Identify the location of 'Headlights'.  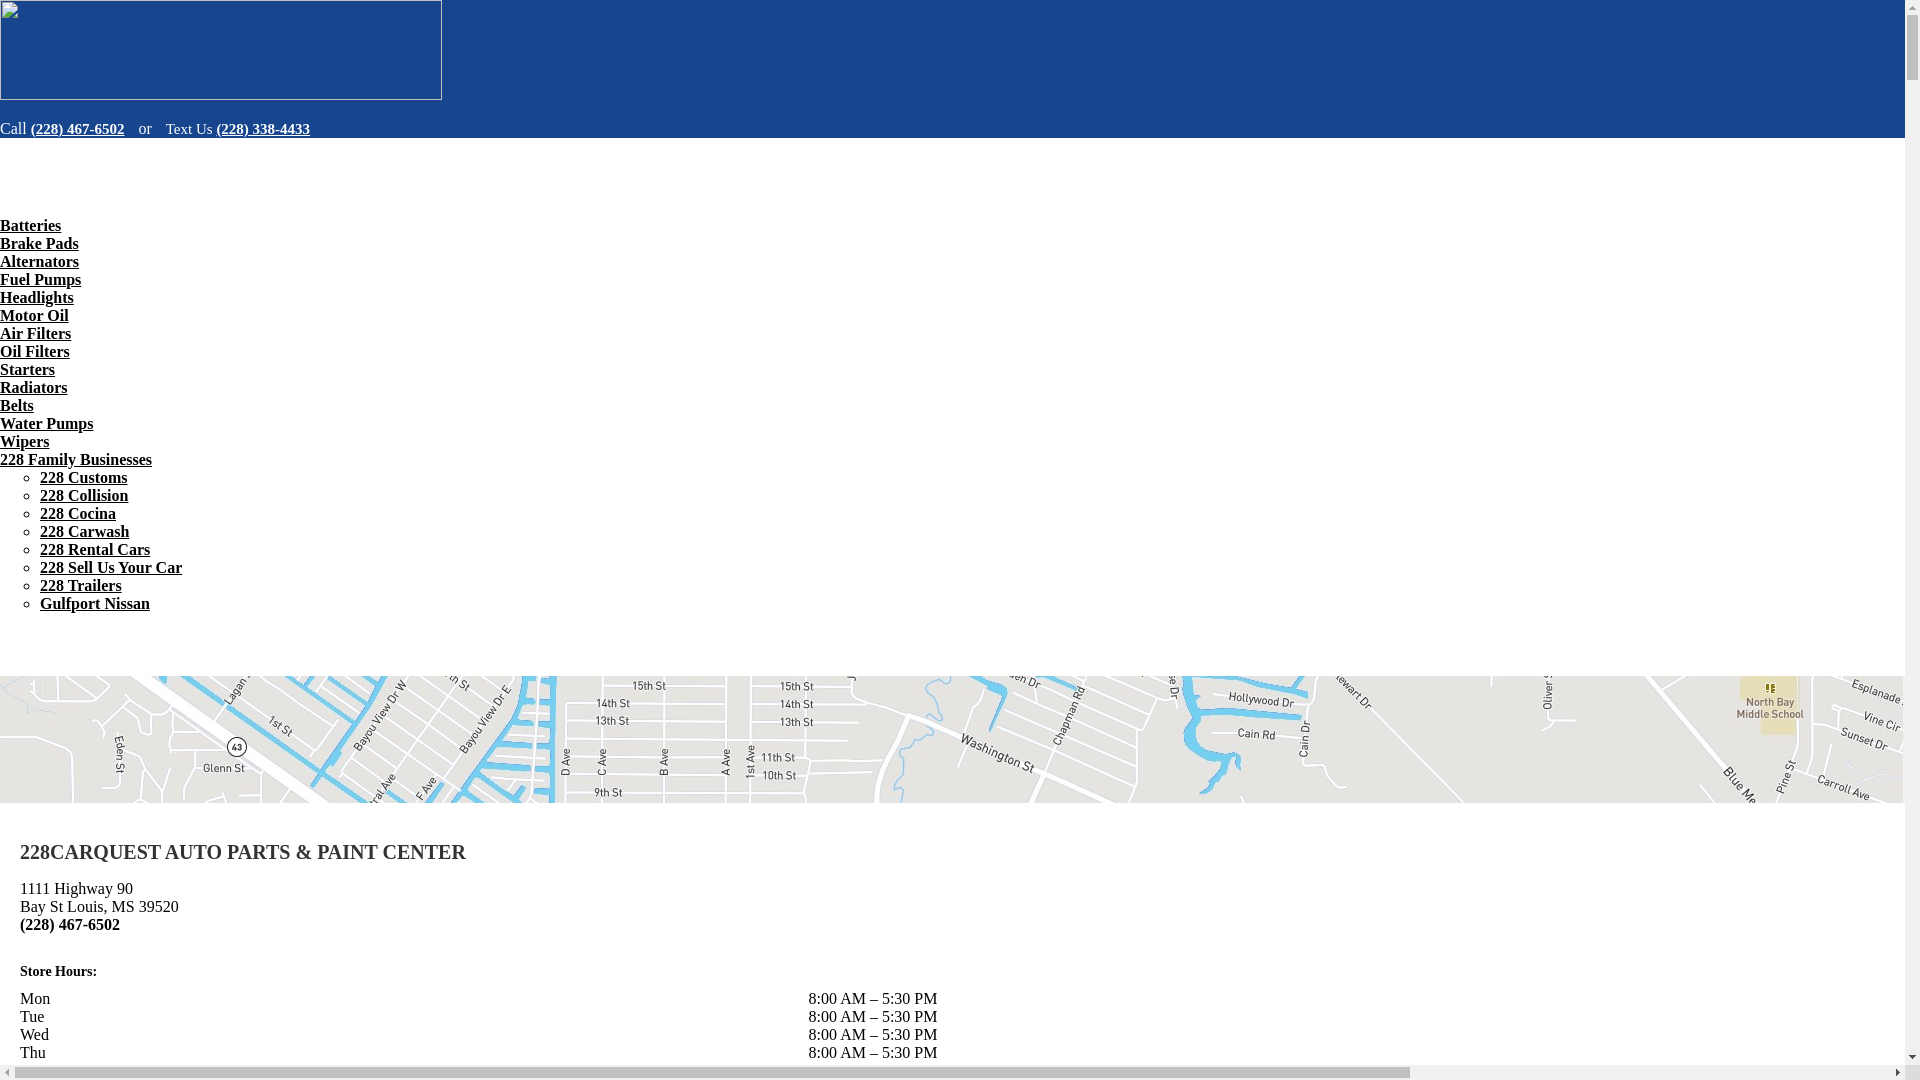
(37, 297).